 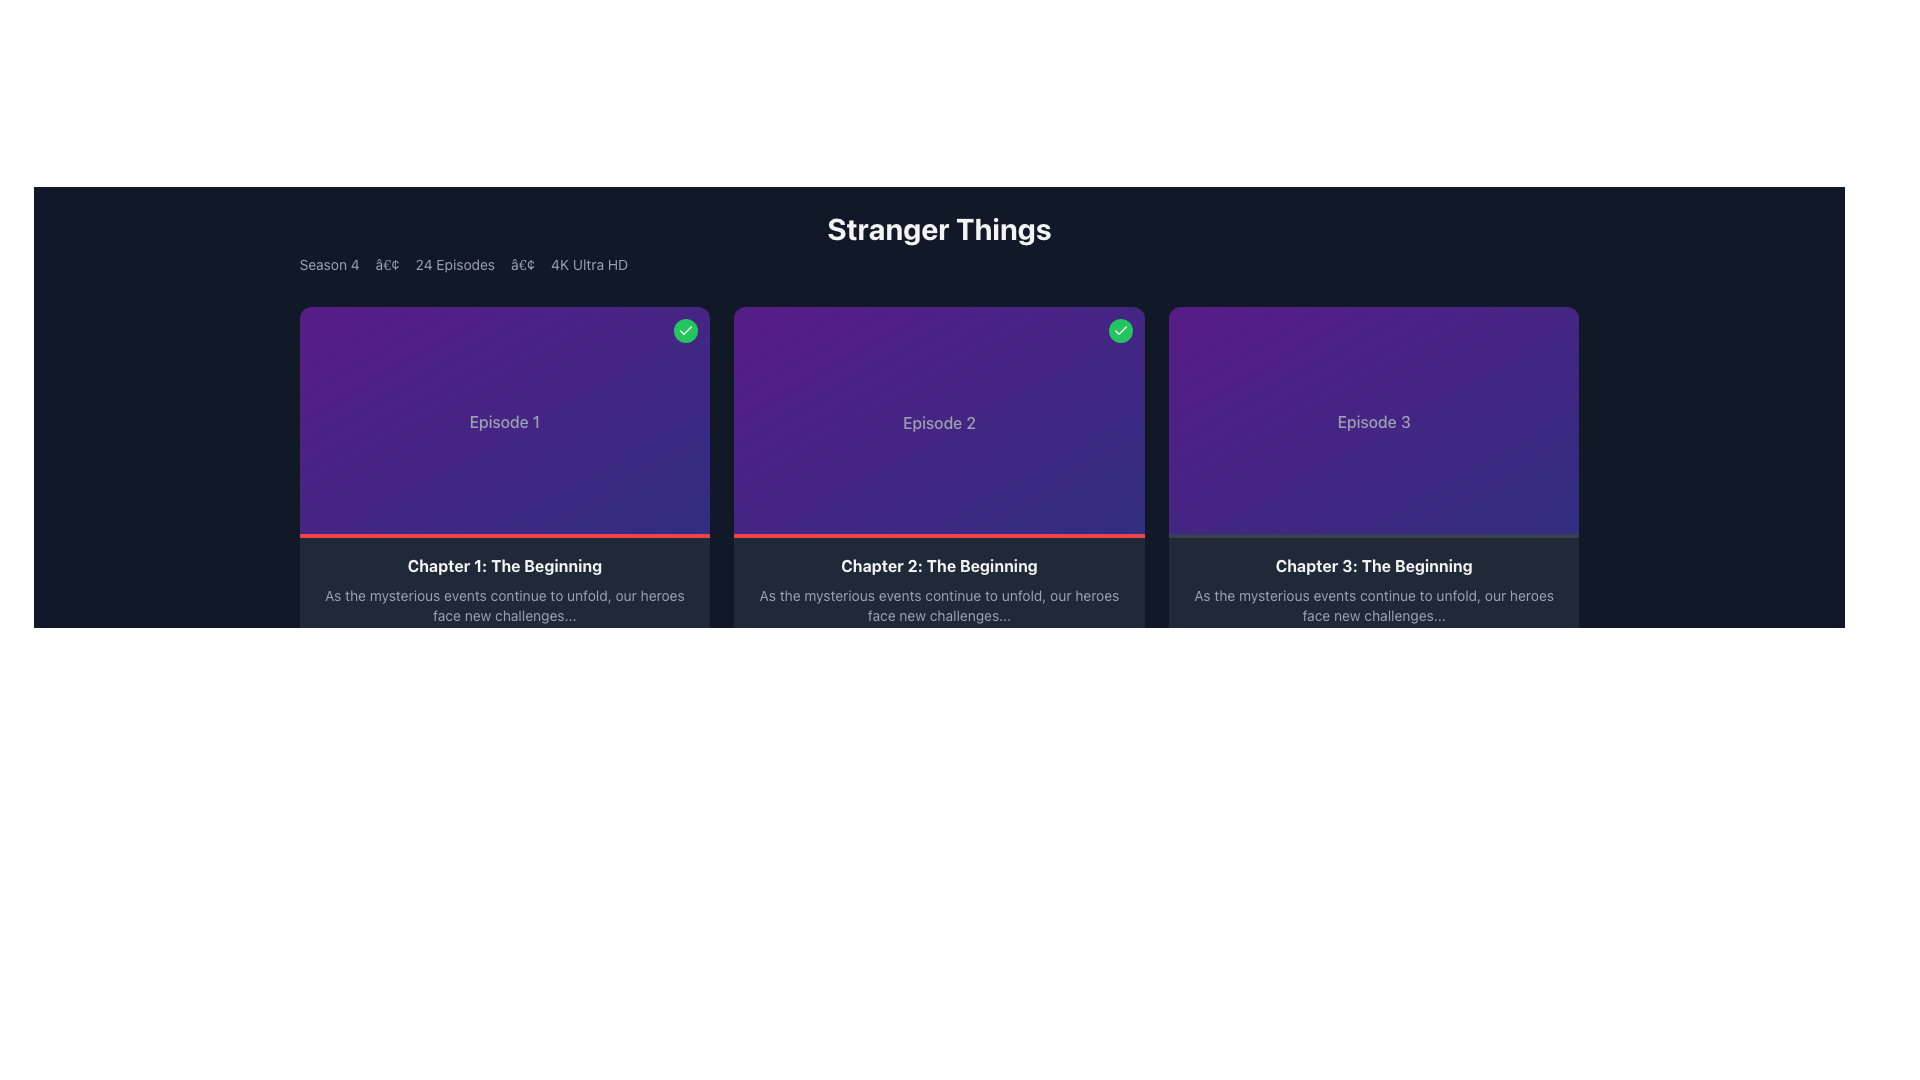 What do you see at coordinates (938, 566) in the screenshot?
I see `the text label reading 'Chapter 2: The Beginning', which is styled in bold white font and positioned beneath the purple card header labeled 'Episode 2'` at bounding box center [938, 566].